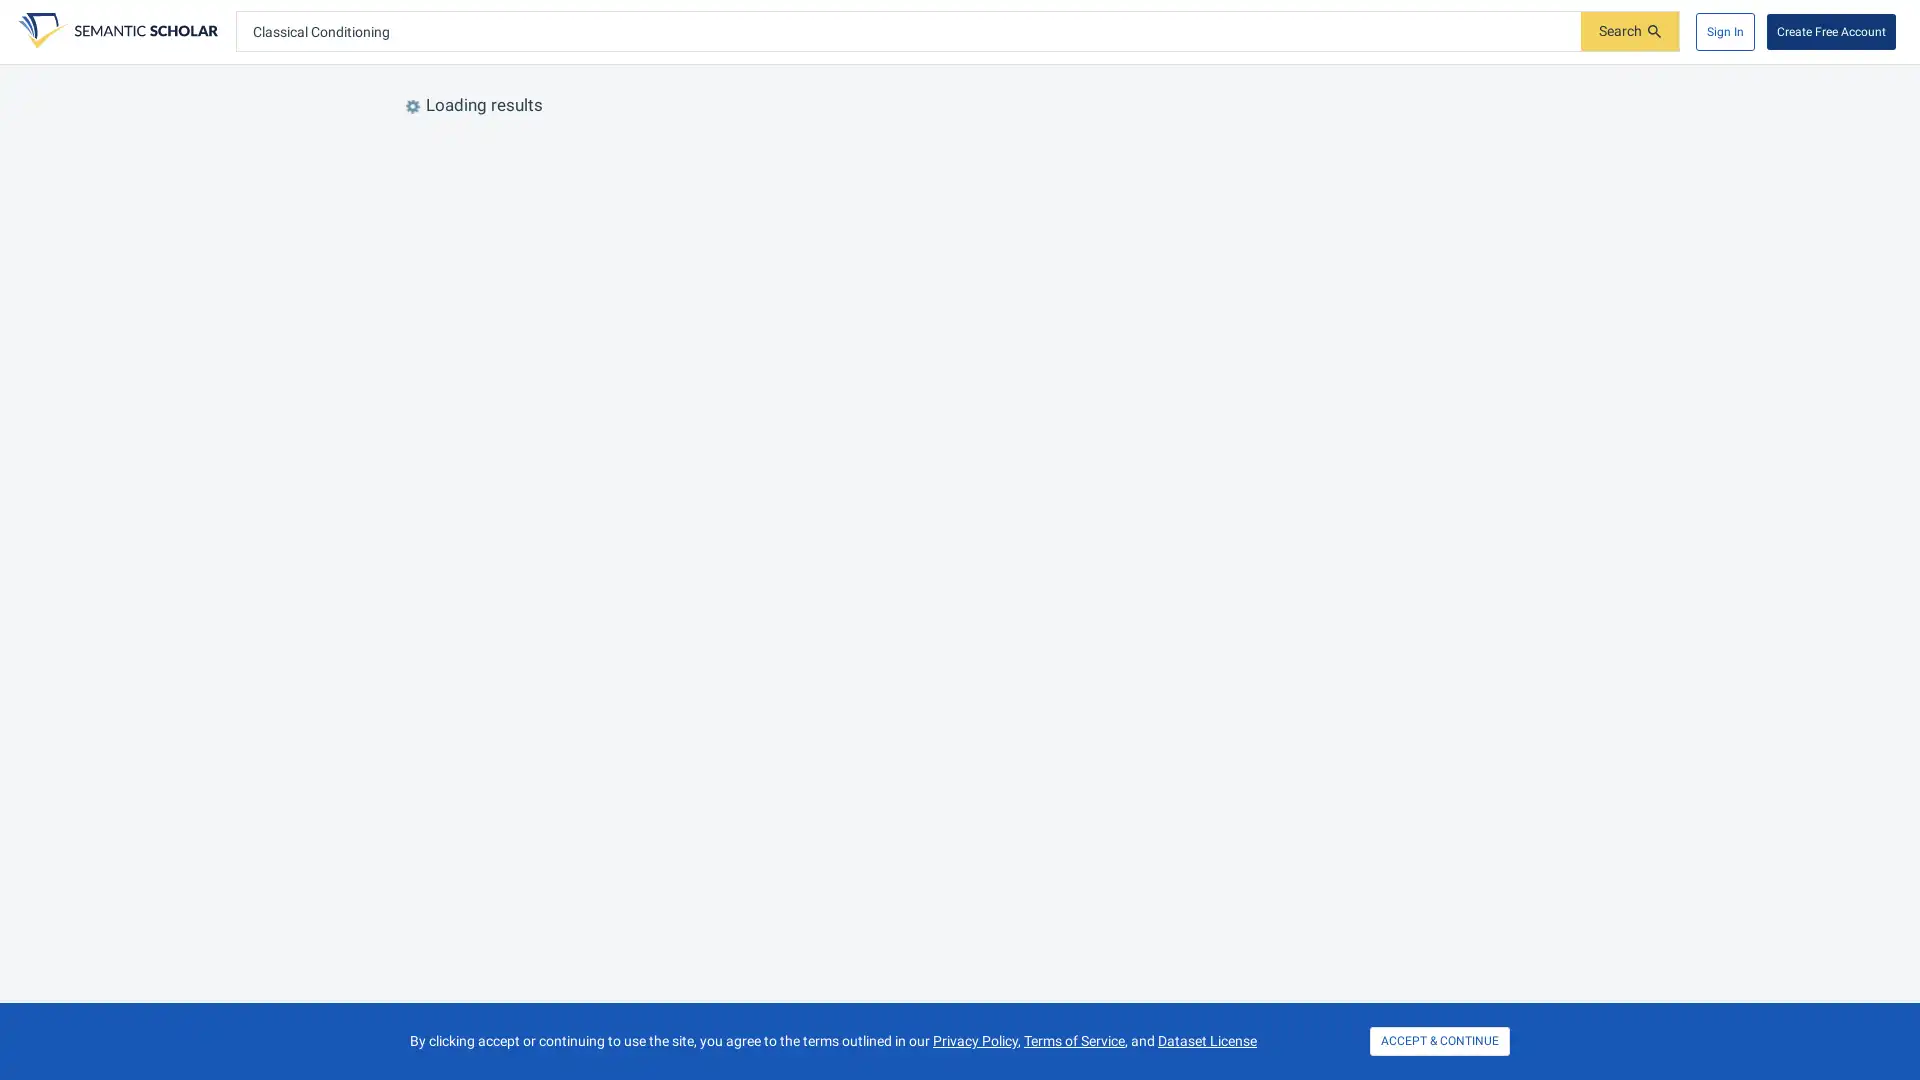  What do you see at coordinates (603, 889) in the screenshot?
I see `Turn on email alert for this paper` at bounding box center [603, 889].